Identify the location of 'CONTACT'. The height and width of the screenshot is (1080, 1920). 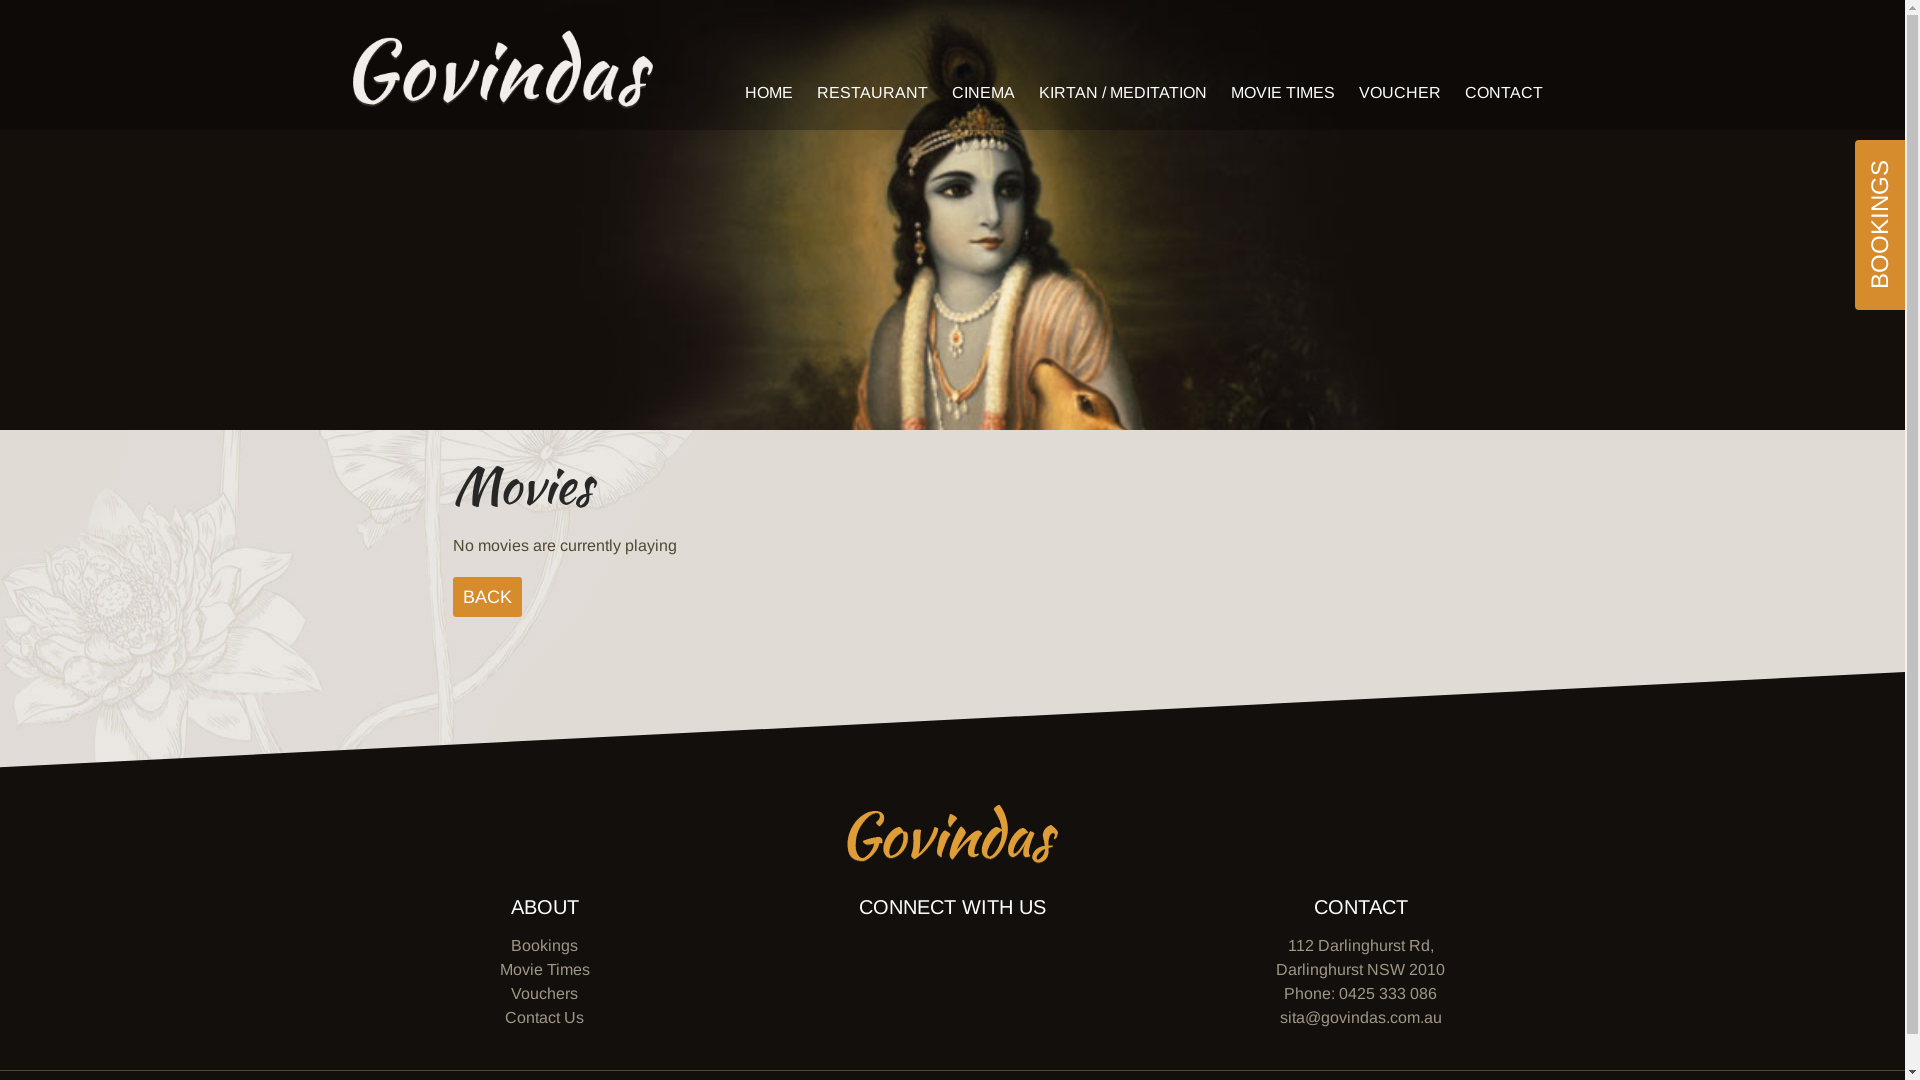
(1502, 92).